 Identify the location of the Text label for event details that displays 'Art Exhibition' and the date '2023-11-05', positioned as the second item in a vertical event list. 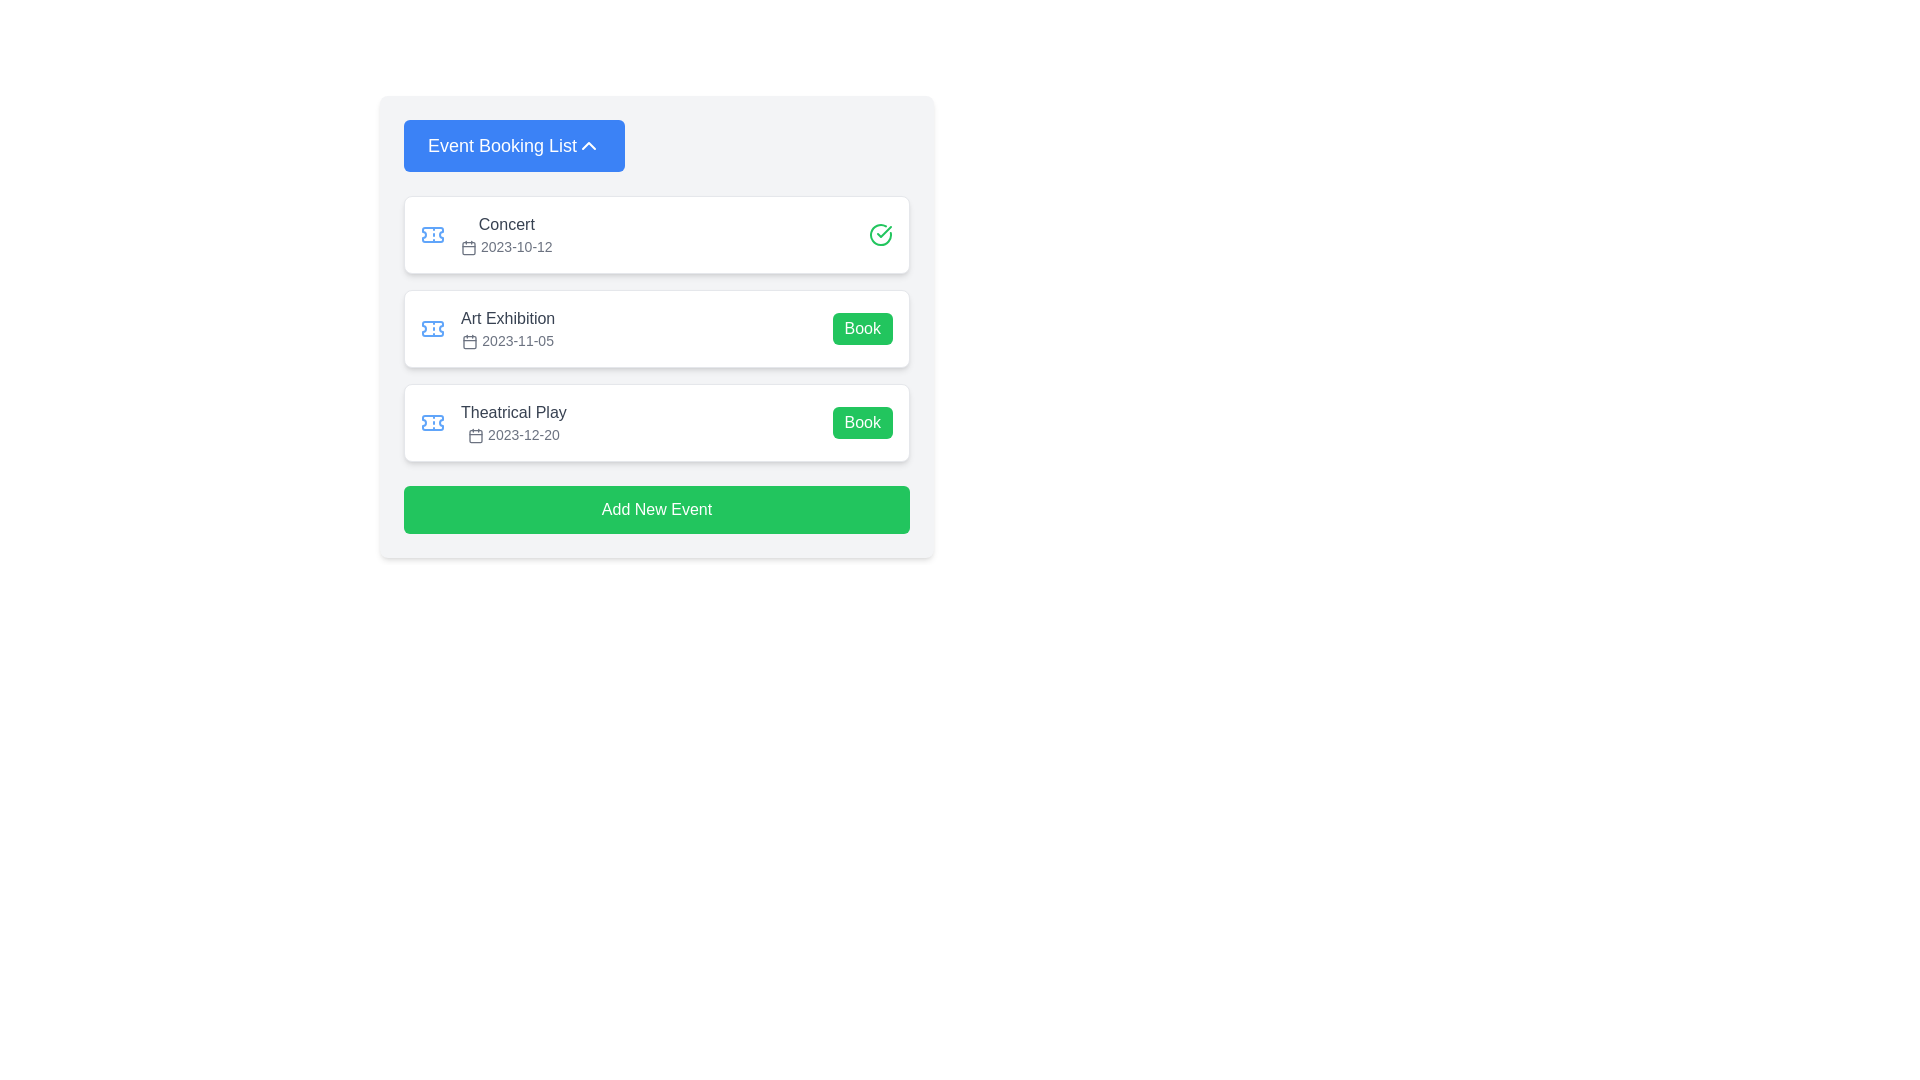
(508, 327).